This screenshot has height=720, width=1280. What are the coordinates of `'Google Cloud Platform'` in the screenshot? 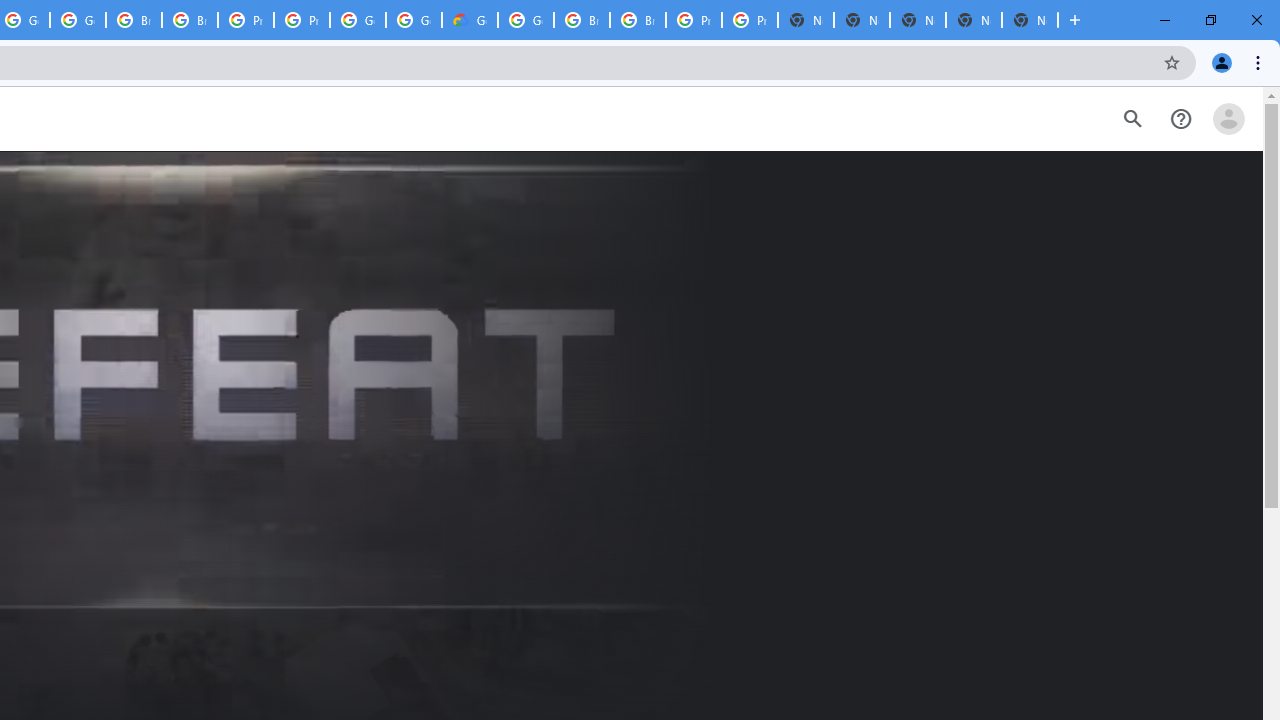 It's located at (526, 20).